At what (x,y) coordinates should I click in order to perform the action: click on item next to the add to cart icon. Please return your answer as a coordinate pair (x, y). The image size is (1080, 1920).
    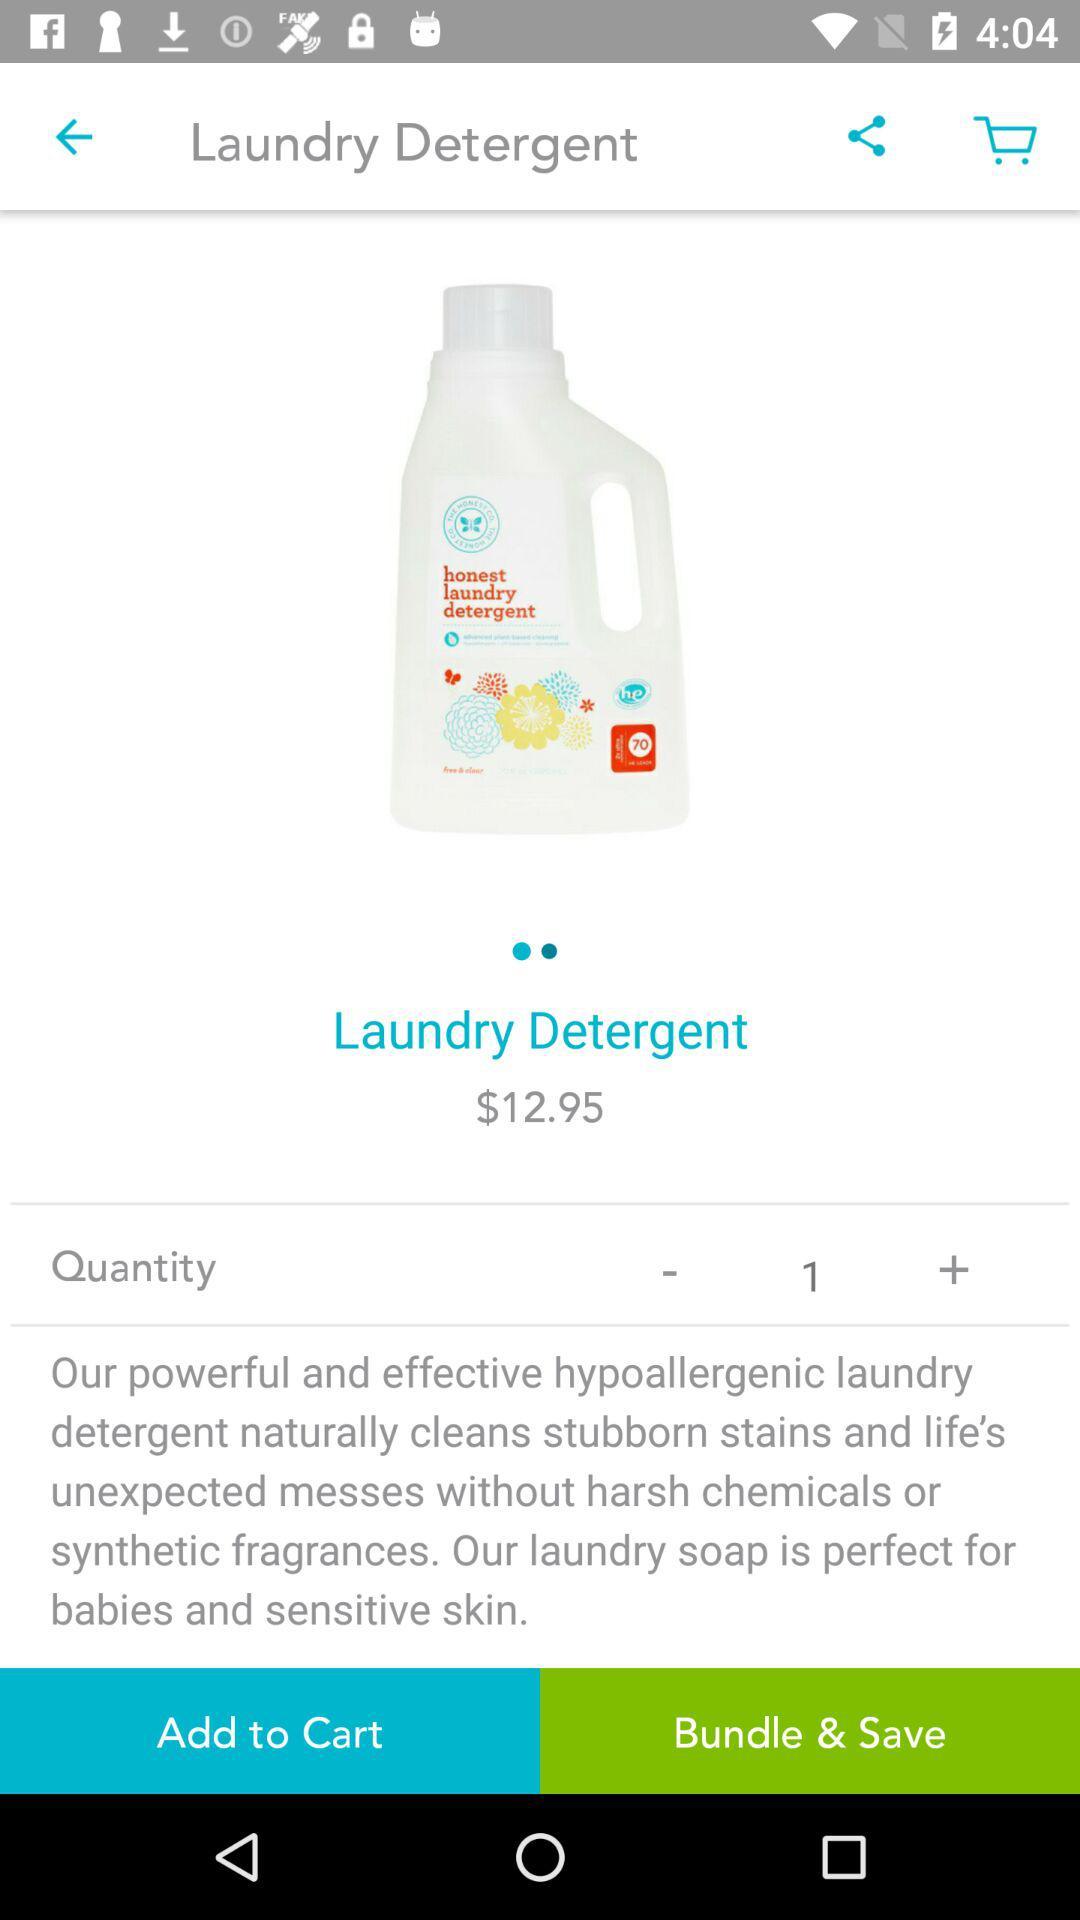
    Looking at the image, I should click on (810, 1730).